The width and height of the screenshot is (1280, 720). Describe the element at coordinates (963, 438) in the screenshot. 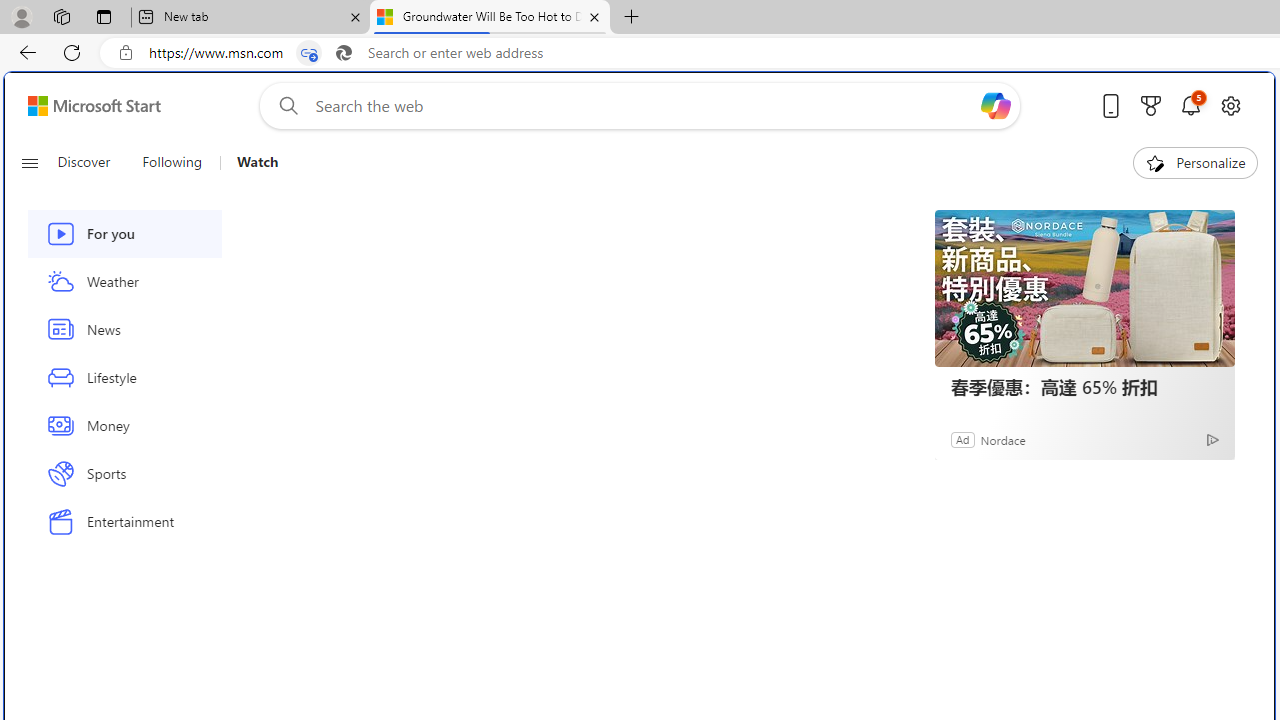

I see `'Ad'` at that location.